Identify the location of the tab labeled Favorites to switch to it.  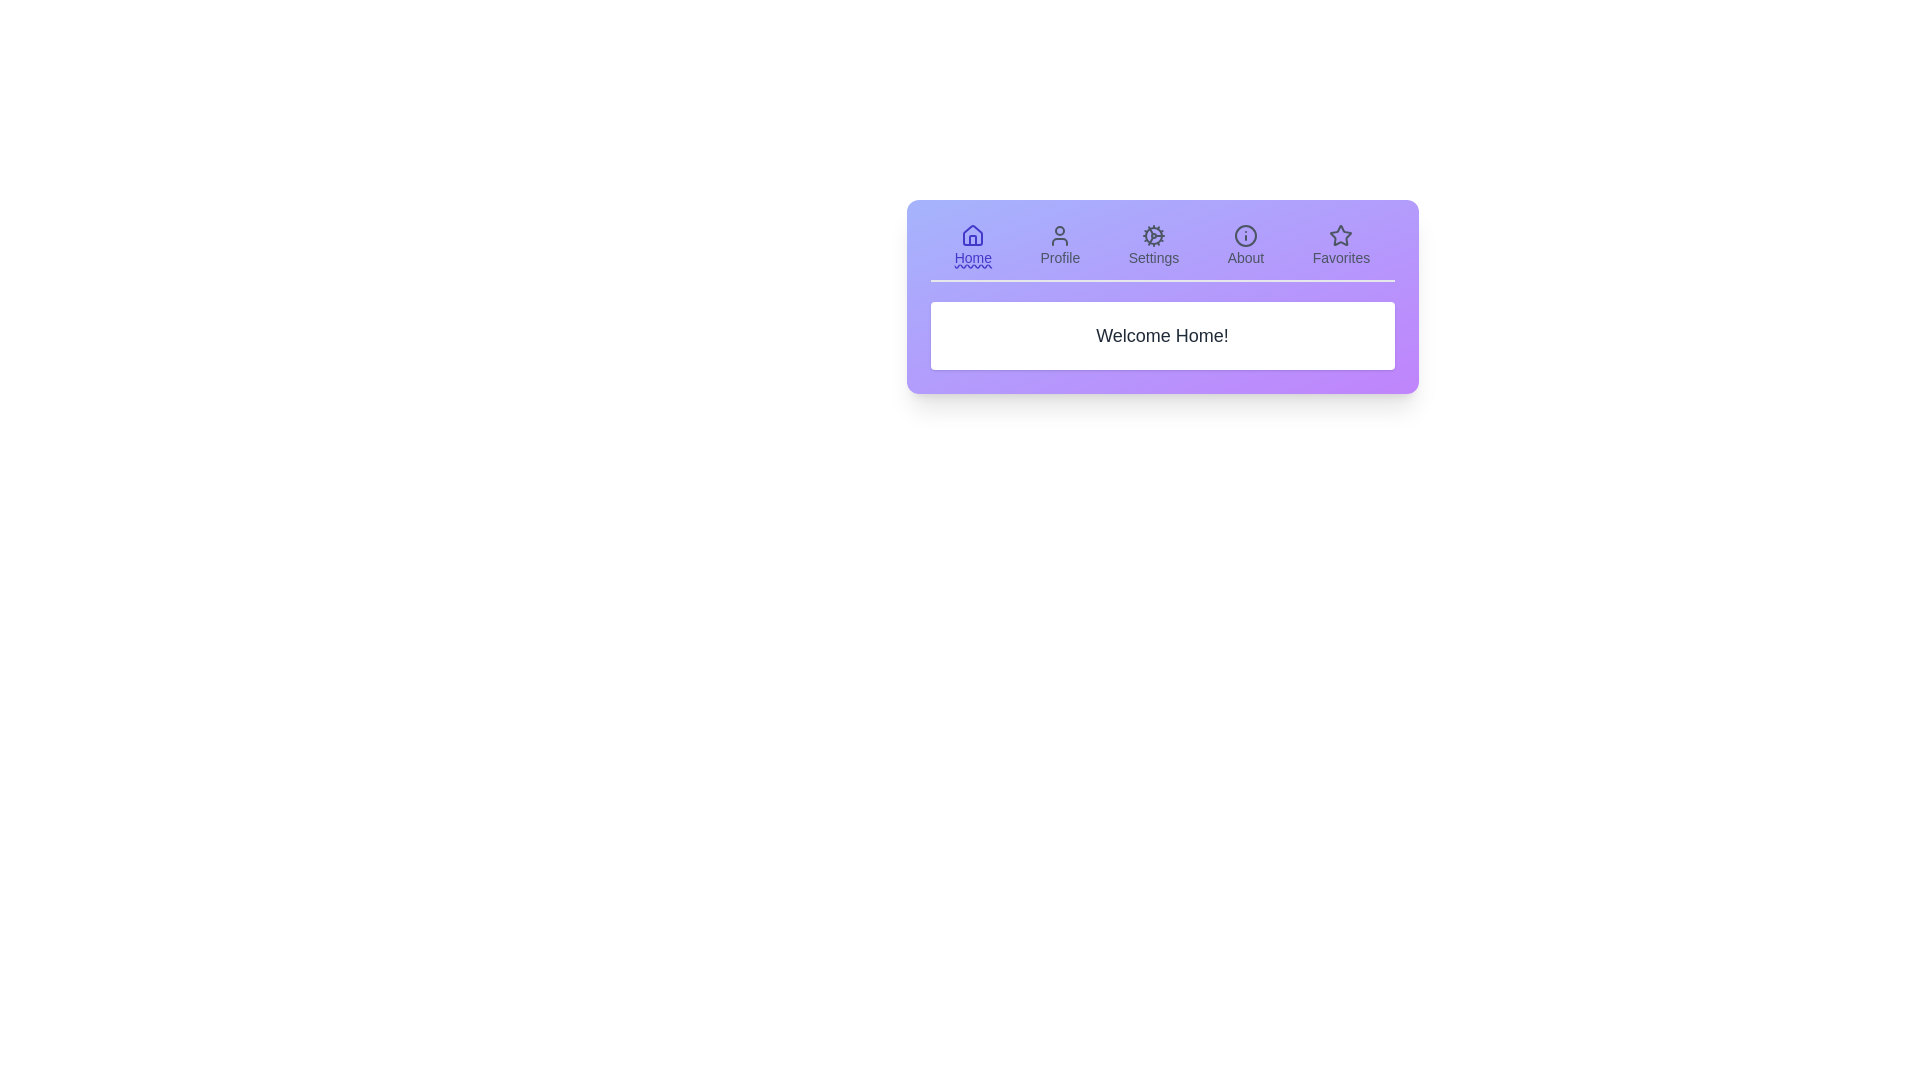
(1340, 245).